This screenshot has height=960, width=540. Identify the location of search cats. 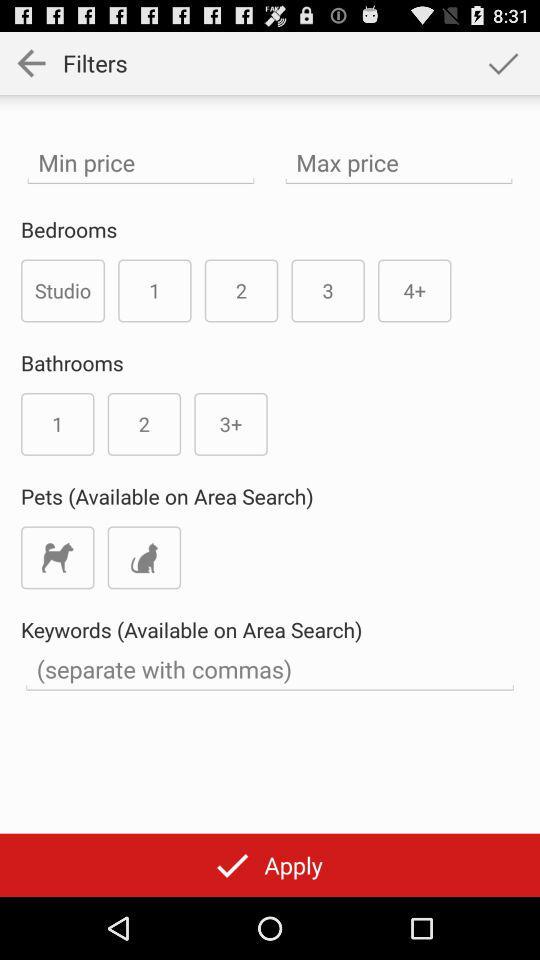
(143, 557).